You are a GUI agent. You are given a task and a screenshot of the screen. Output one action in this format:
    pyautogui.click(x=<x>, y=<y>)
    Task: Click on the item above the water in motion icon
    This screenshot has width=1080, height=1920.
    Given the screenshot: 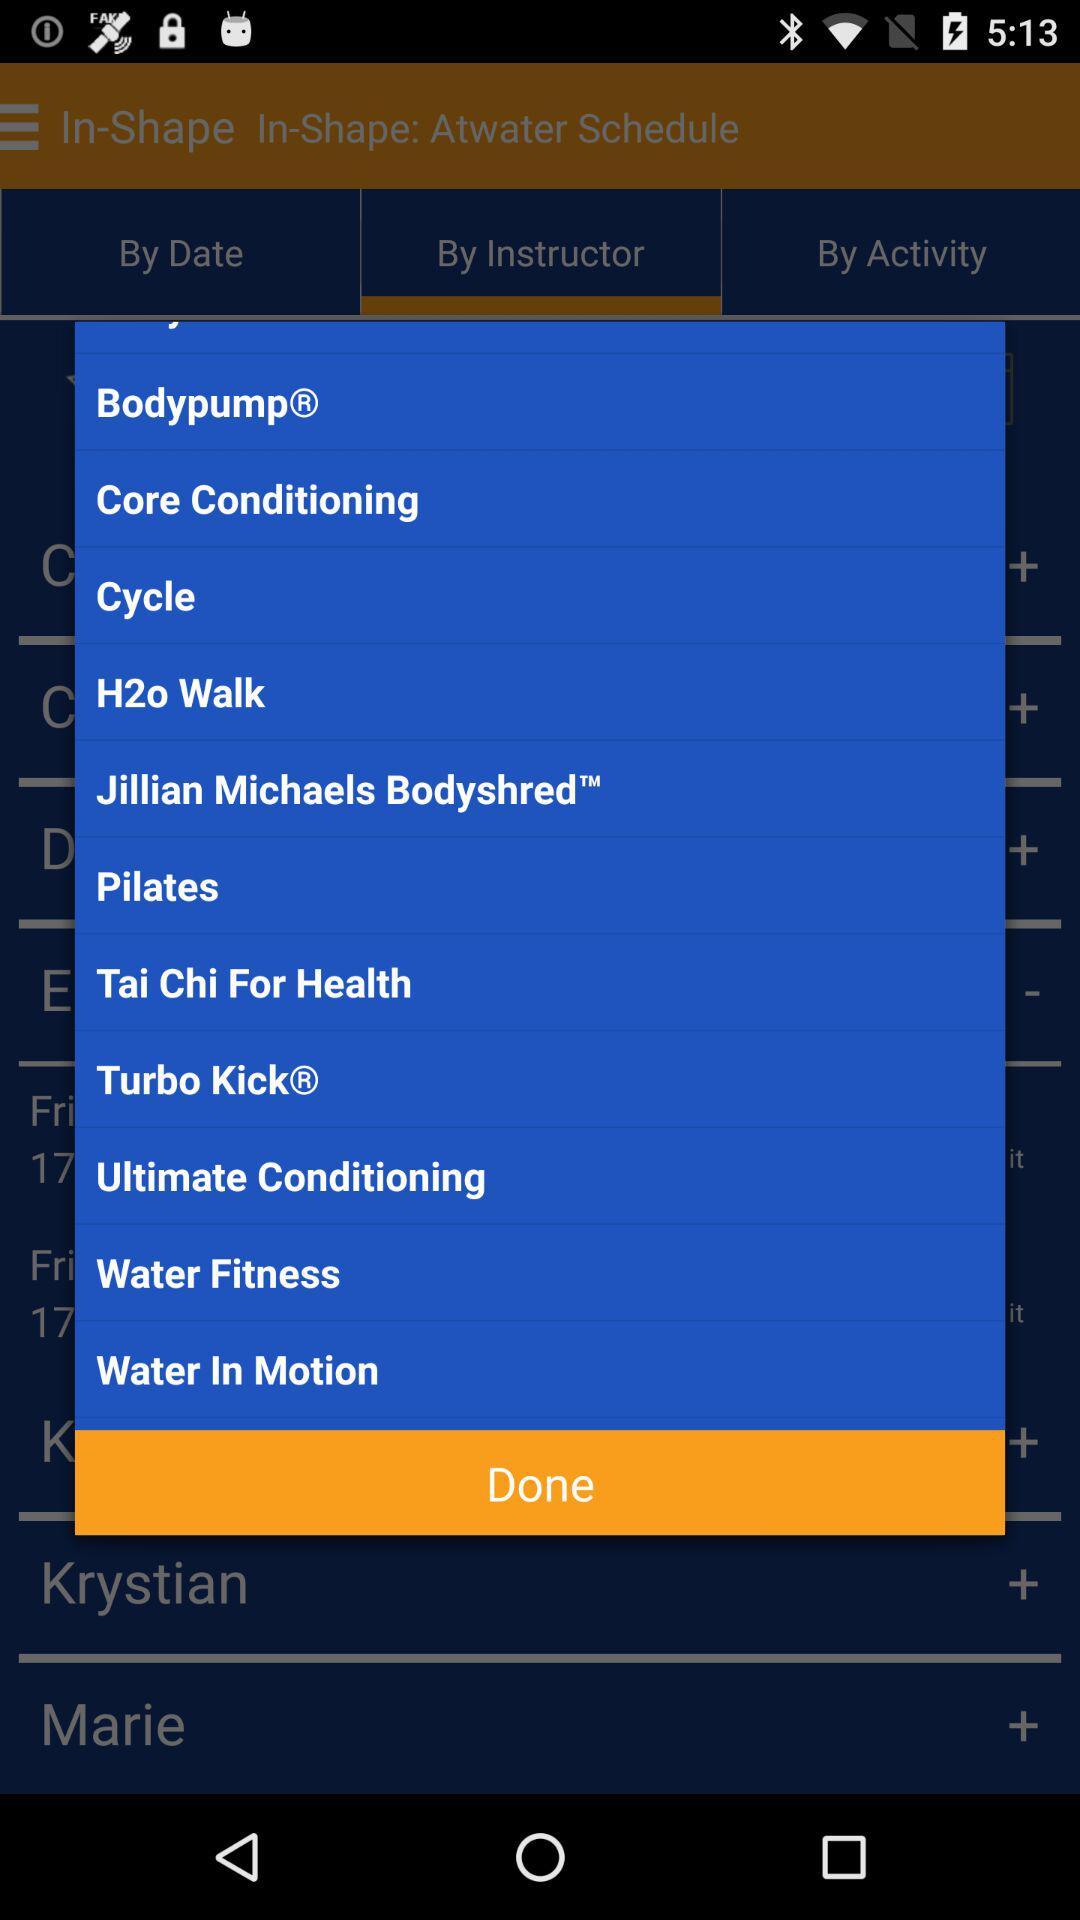 What is the action you would take?
    pyautogui.click(x=540, y=1271)
    